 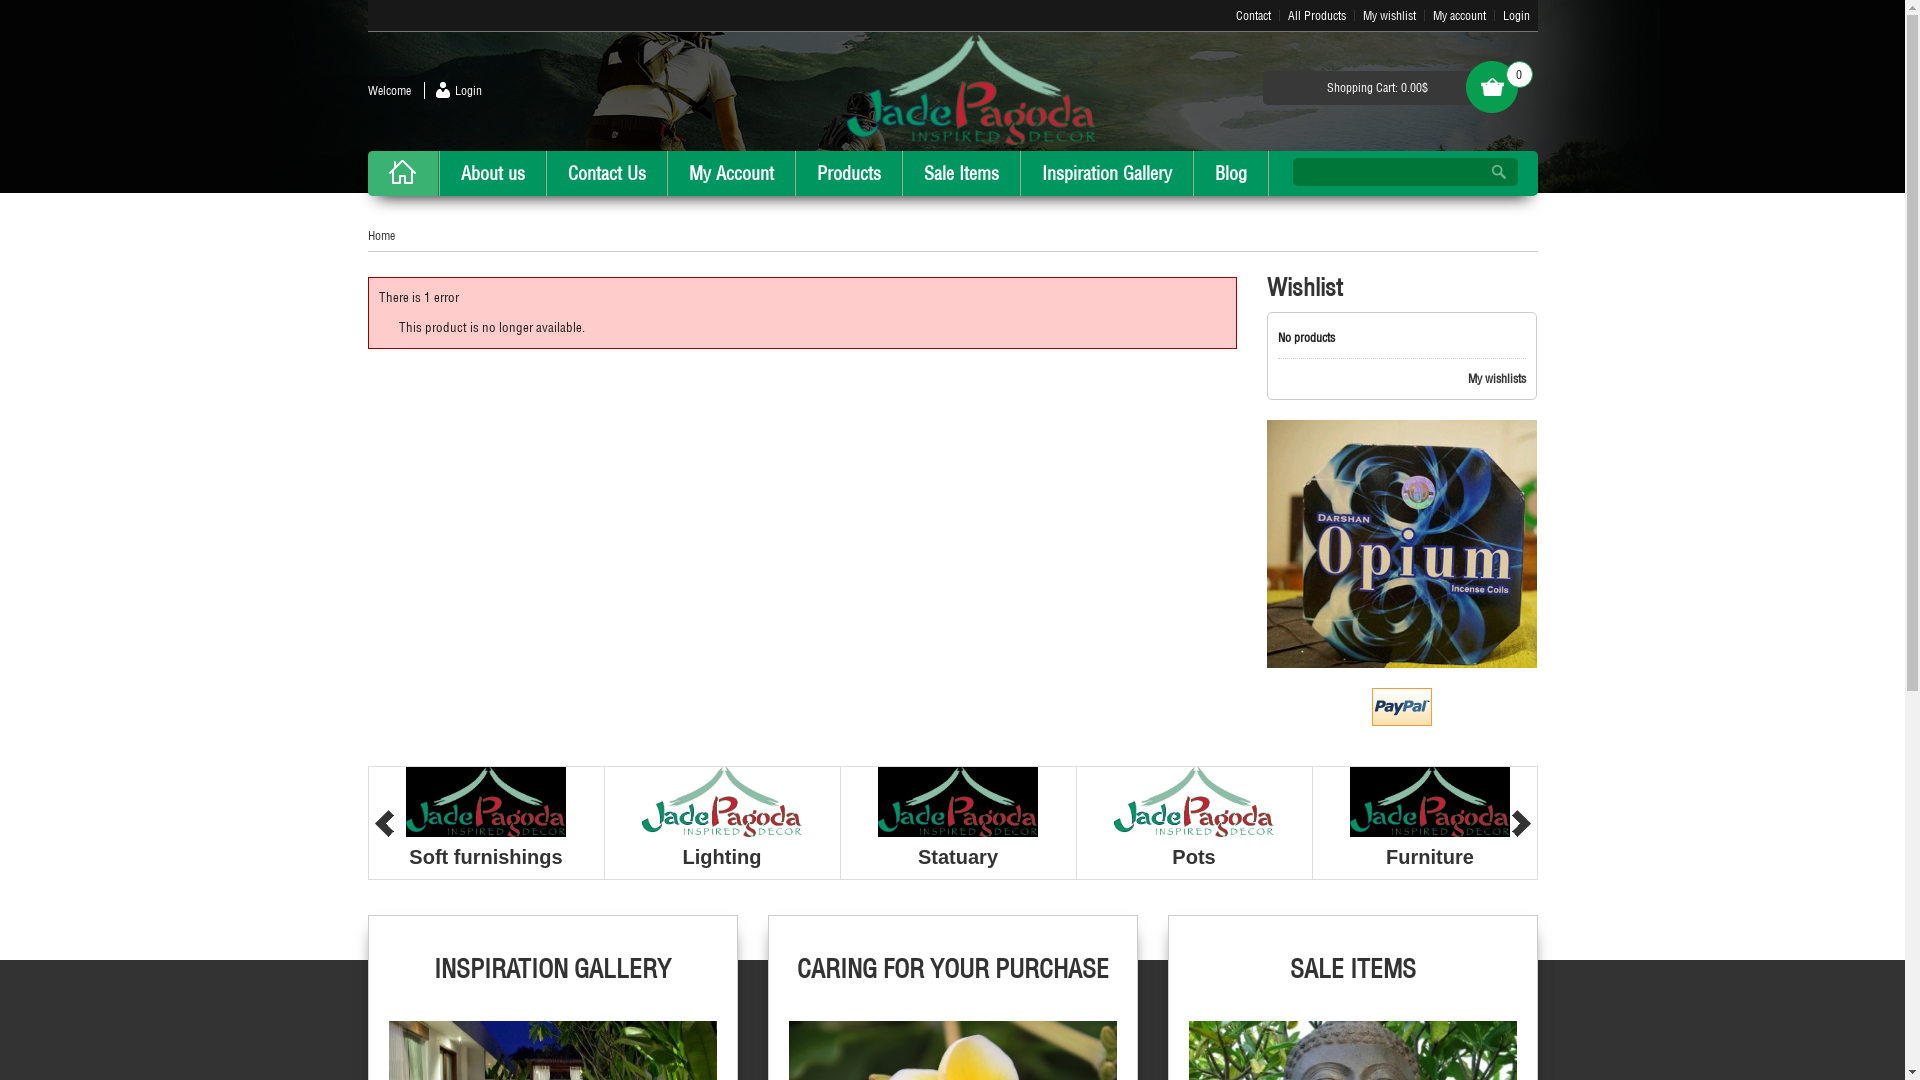 I want to click on 'Lighting', so click(x=721, y=855).